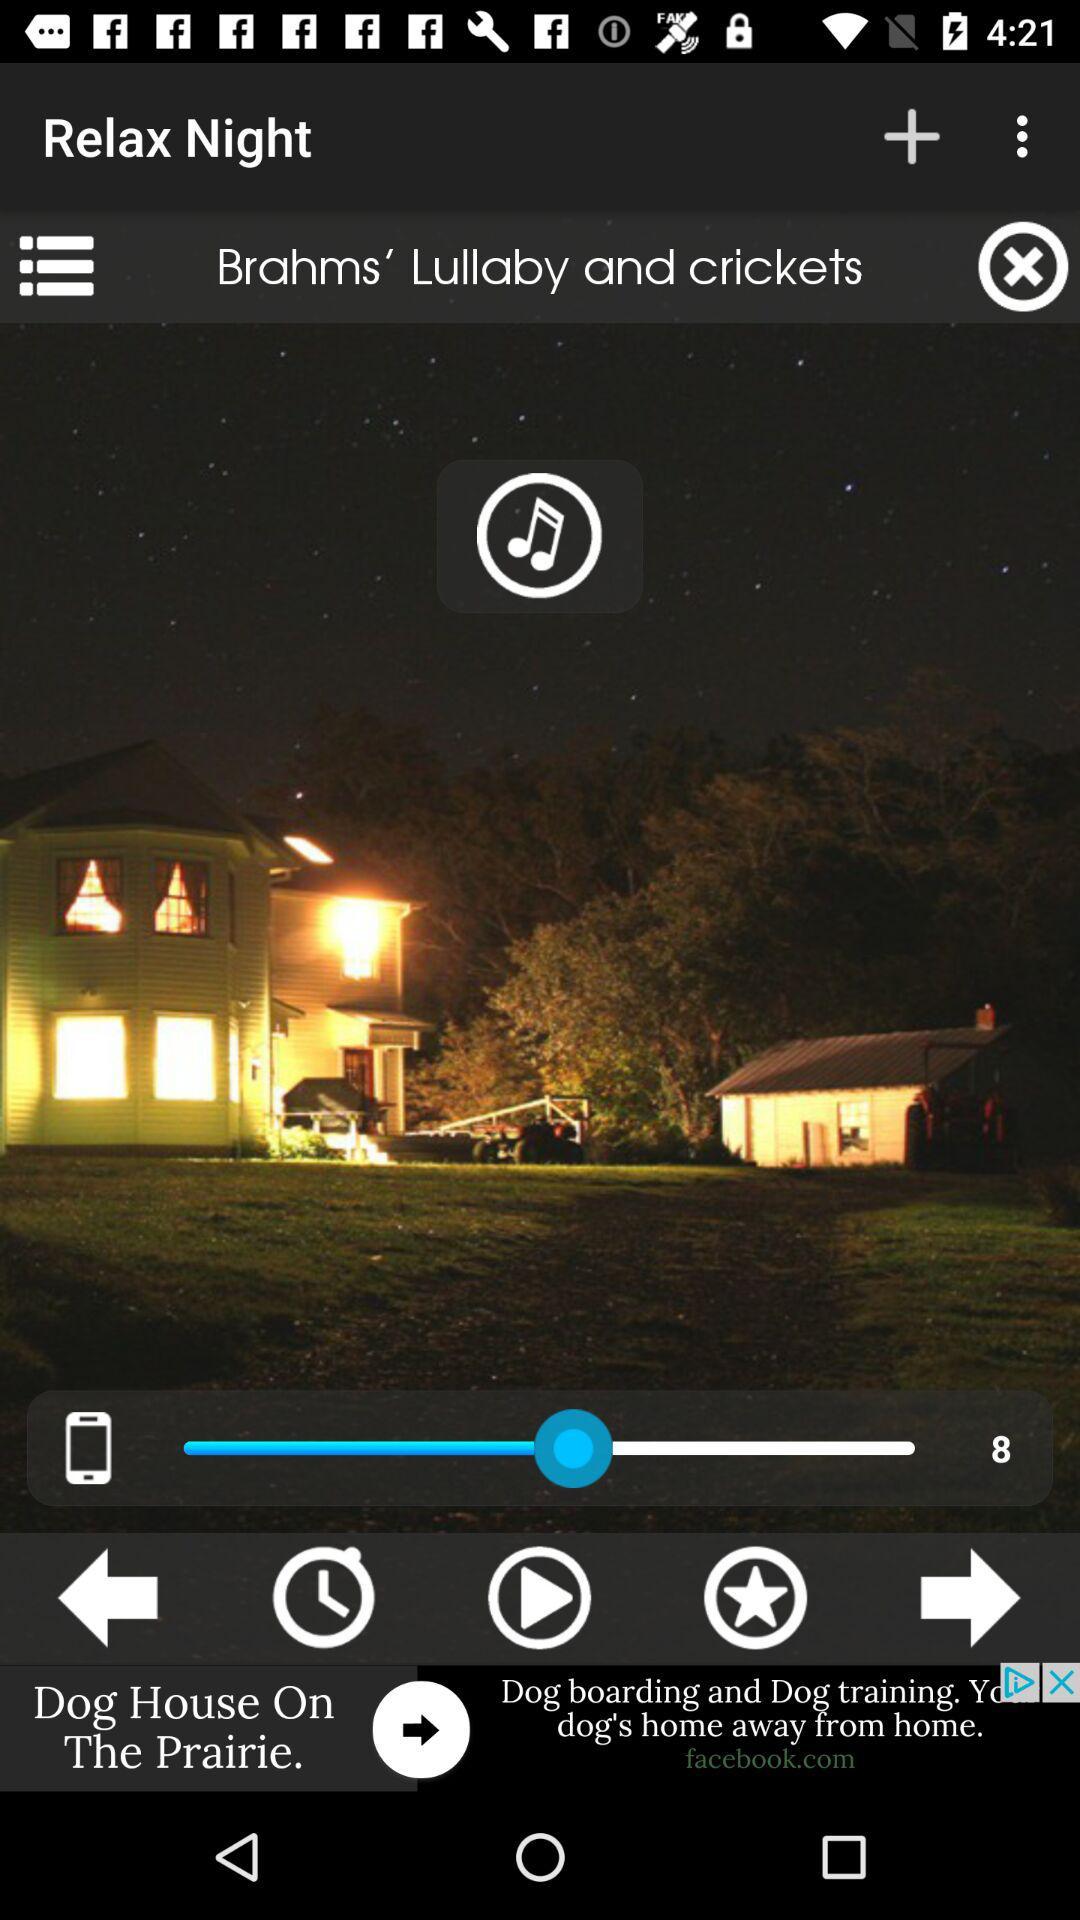 This screenshot has width=1080, height=1920. Describe the element at coordinates (755, 1596) in the screenshot. I see `the star icon` at that location.